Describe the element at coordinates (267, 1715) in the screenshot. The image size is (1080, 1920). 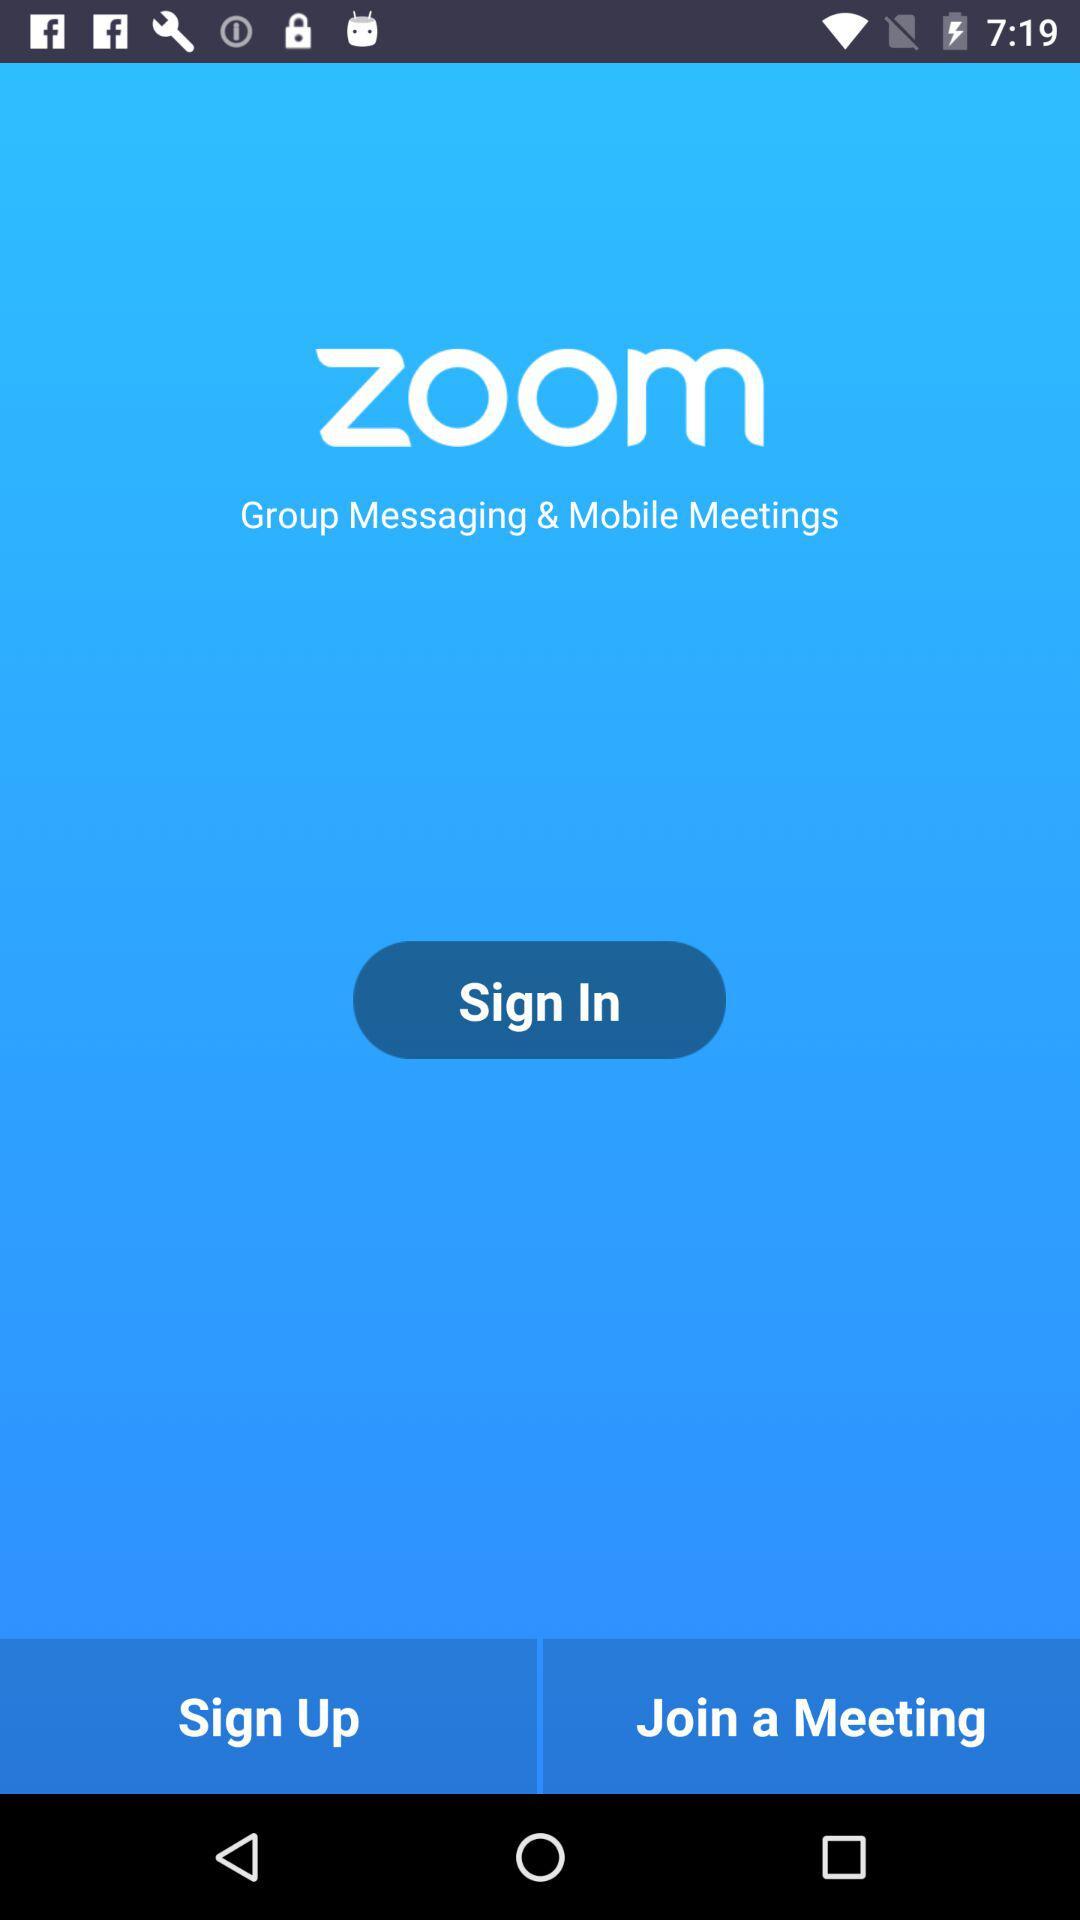
I see `button next to join a meeting item` at that location.